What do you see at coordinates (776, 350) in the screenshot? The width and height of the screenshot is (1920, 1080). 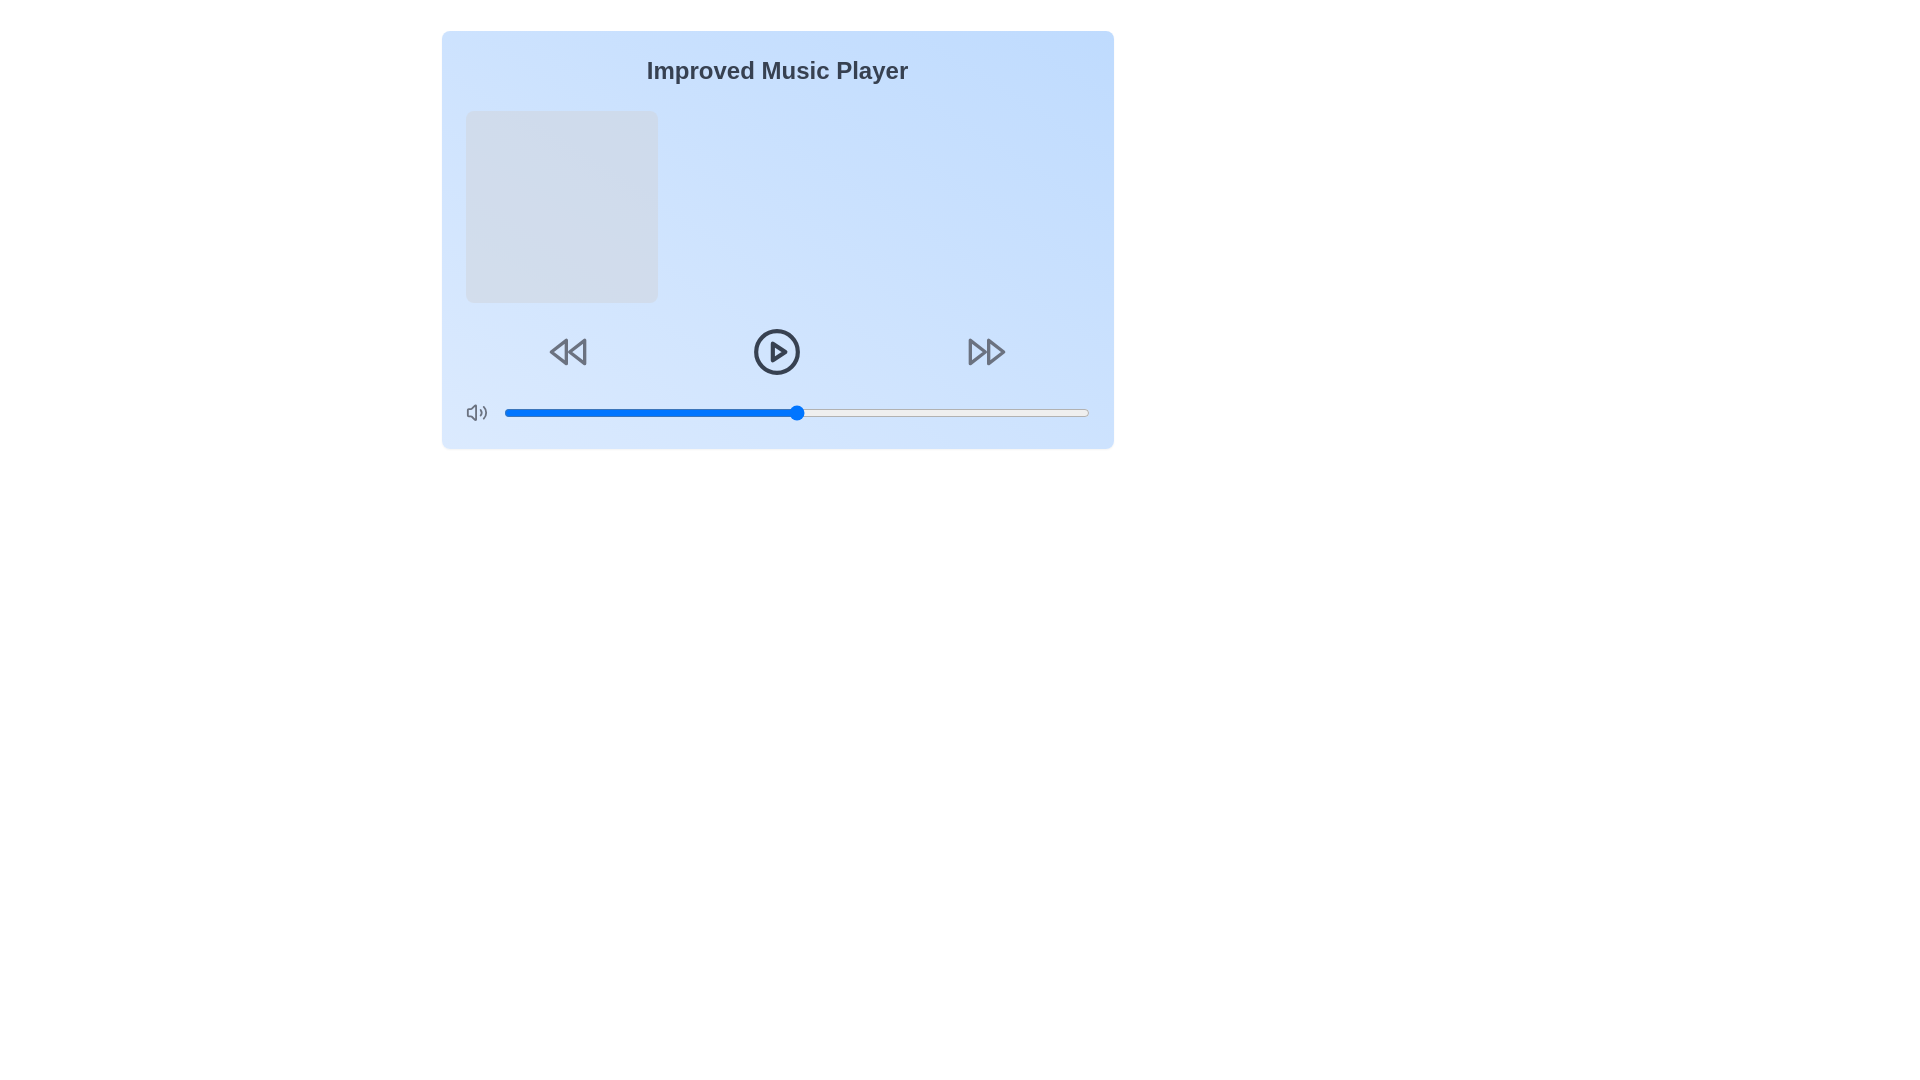 I see `the play button located centrally in the playback controls` at bounding box center [776, 350].